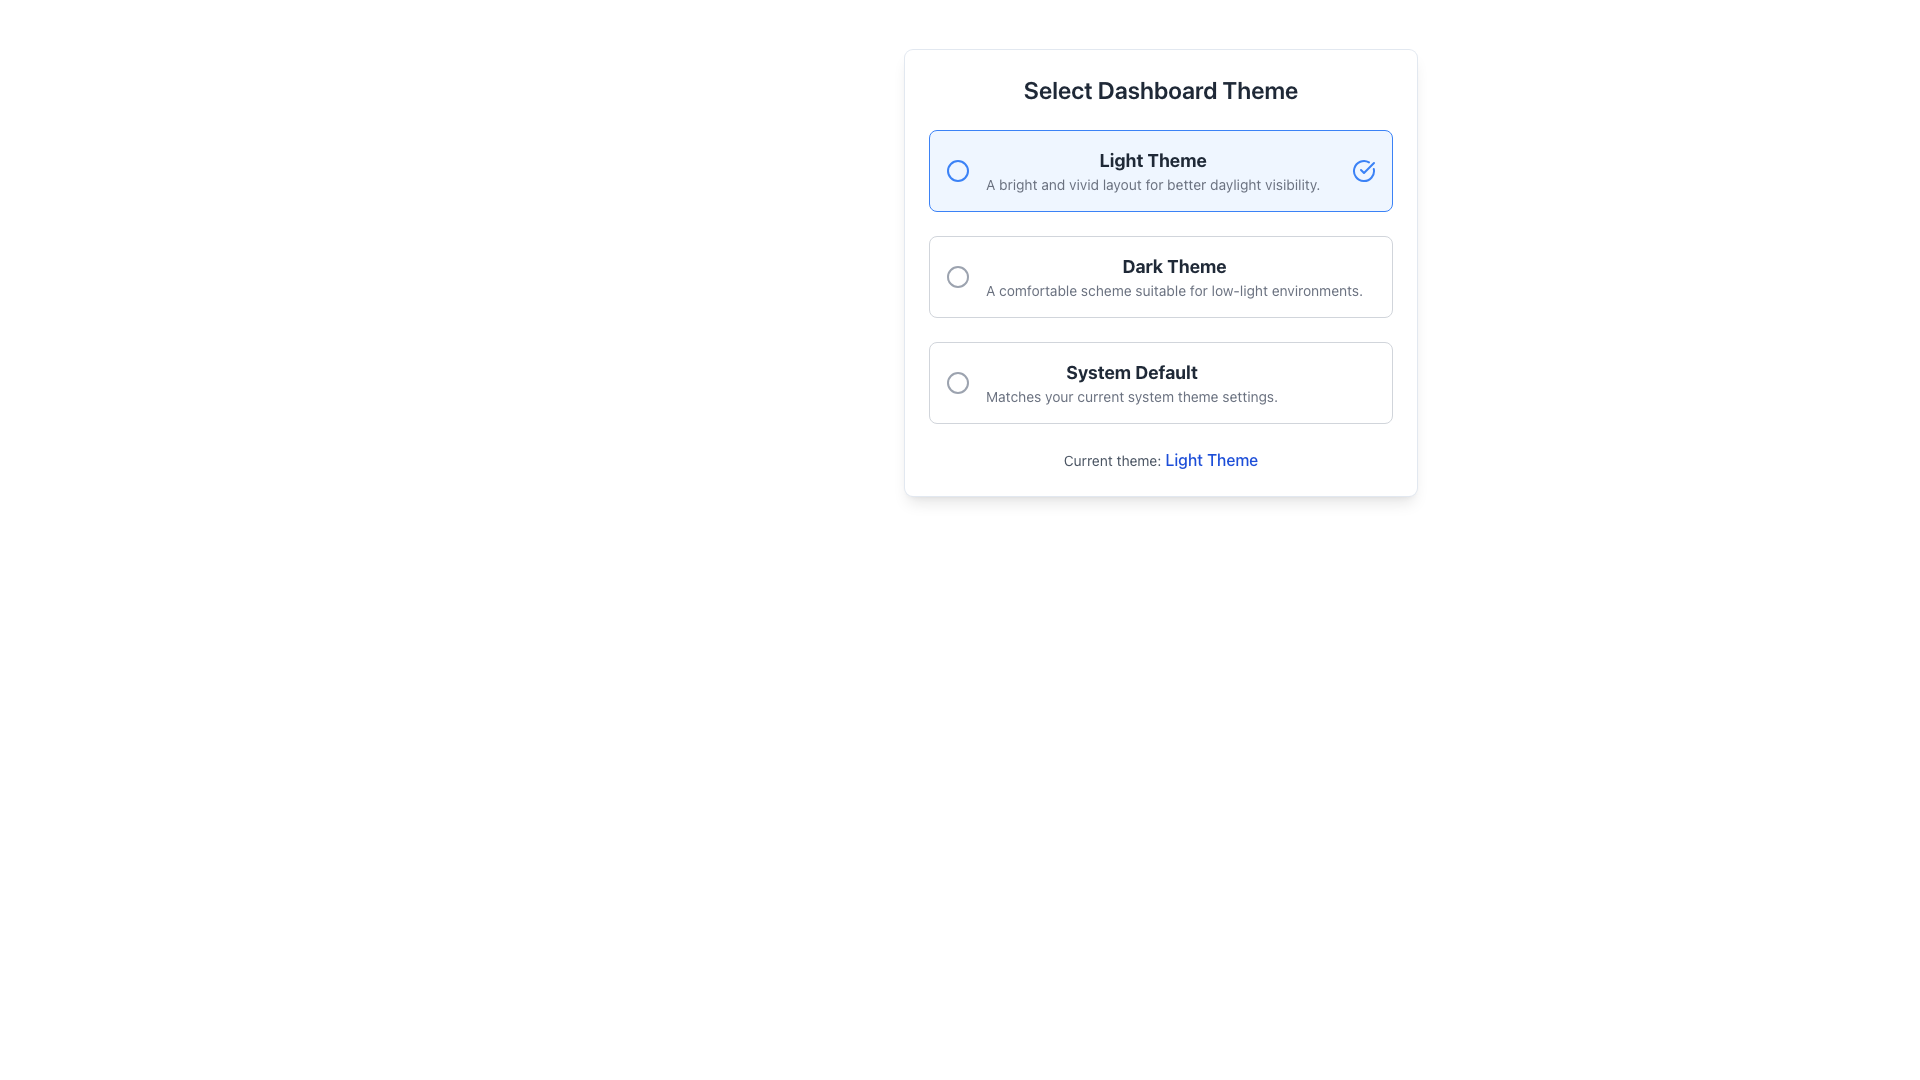 Image resolution: width=1920 pixels, height=1080 pixels. What do you see at coordinates (957, 382) in the screenshot?
I see `the inner circle of the 'System Default' radio button in the theme selection interface to indicate selection state` at bounding box center [957, 382].